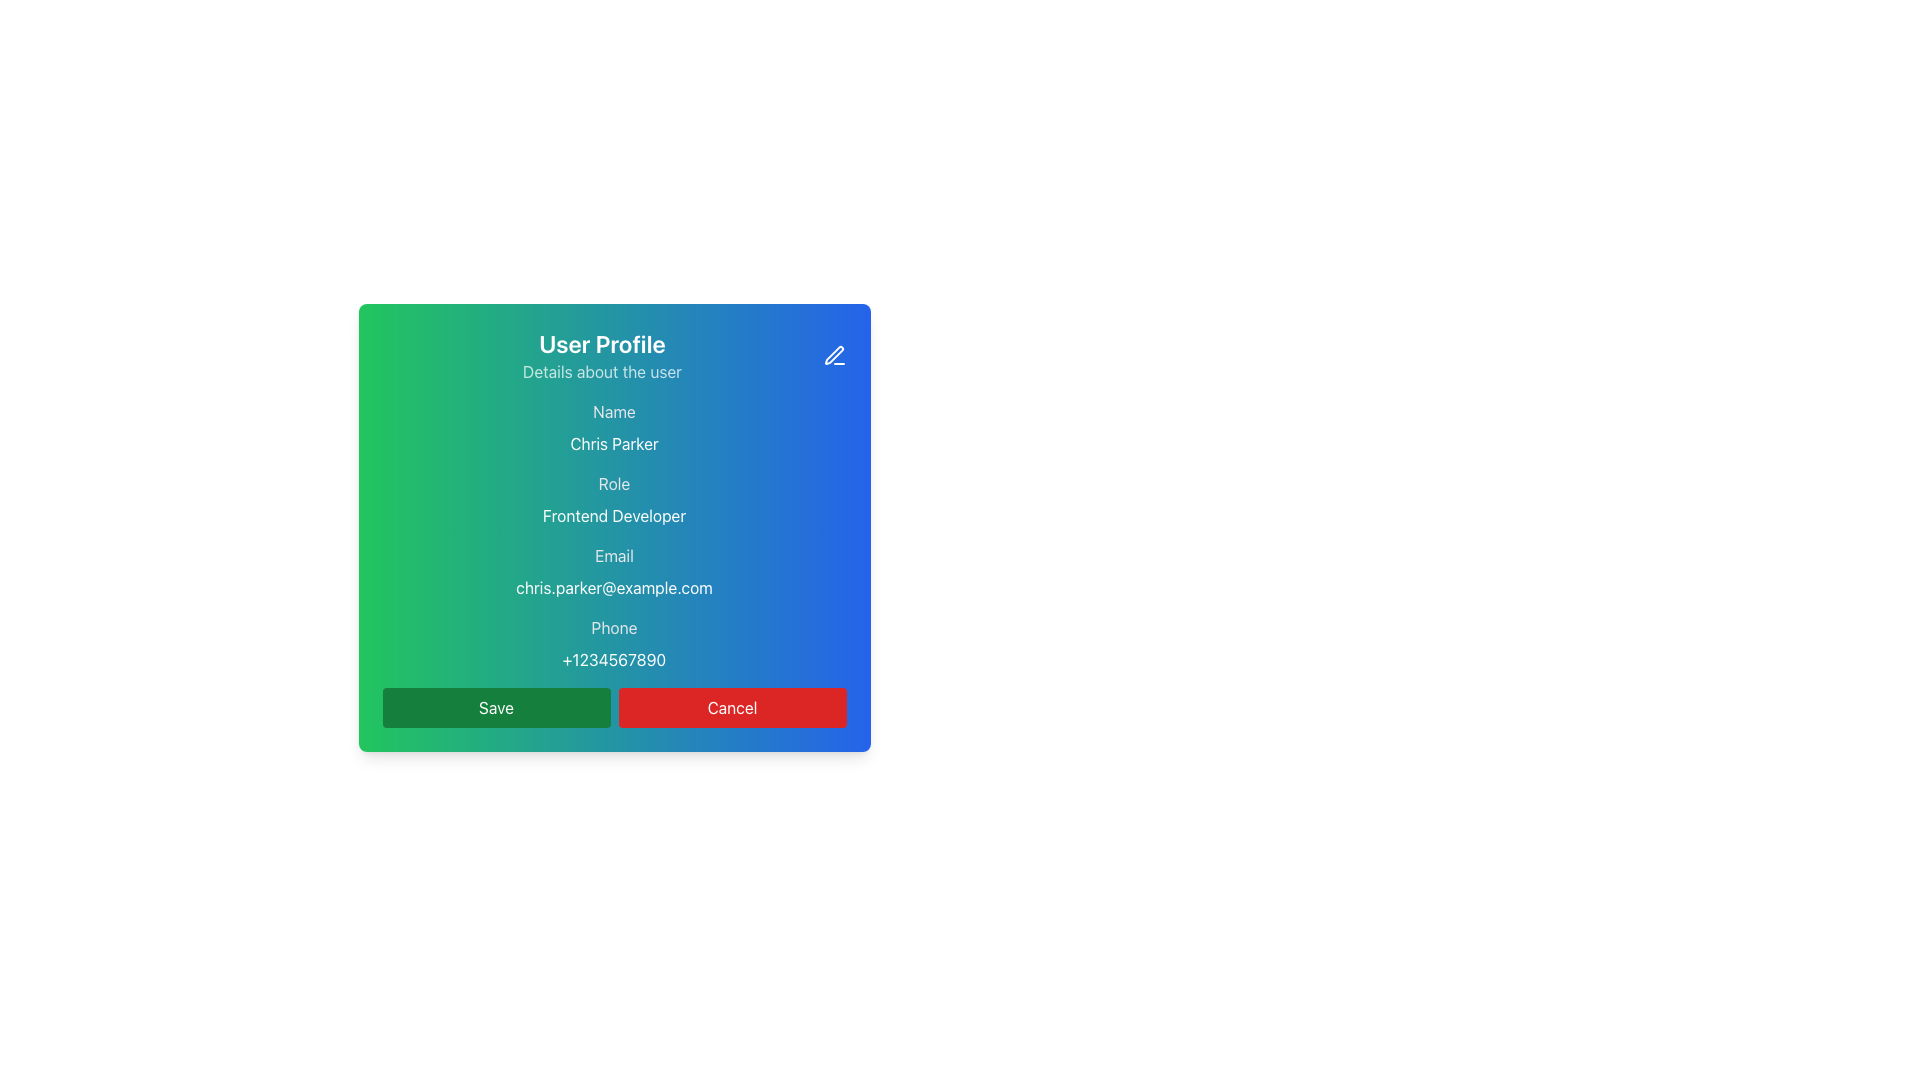 Image resolution: width=1920 pixels, height=1080 pixels. What do you see at coordinates (613, 411) in the screenshot?
I see `the text label displaying 'Name' in light gray color, located near the top of the user profile modal, slightly below the title and subtitle, and near the left edge of the user name 'Chris Parker'` at bounding box center [613, 411].